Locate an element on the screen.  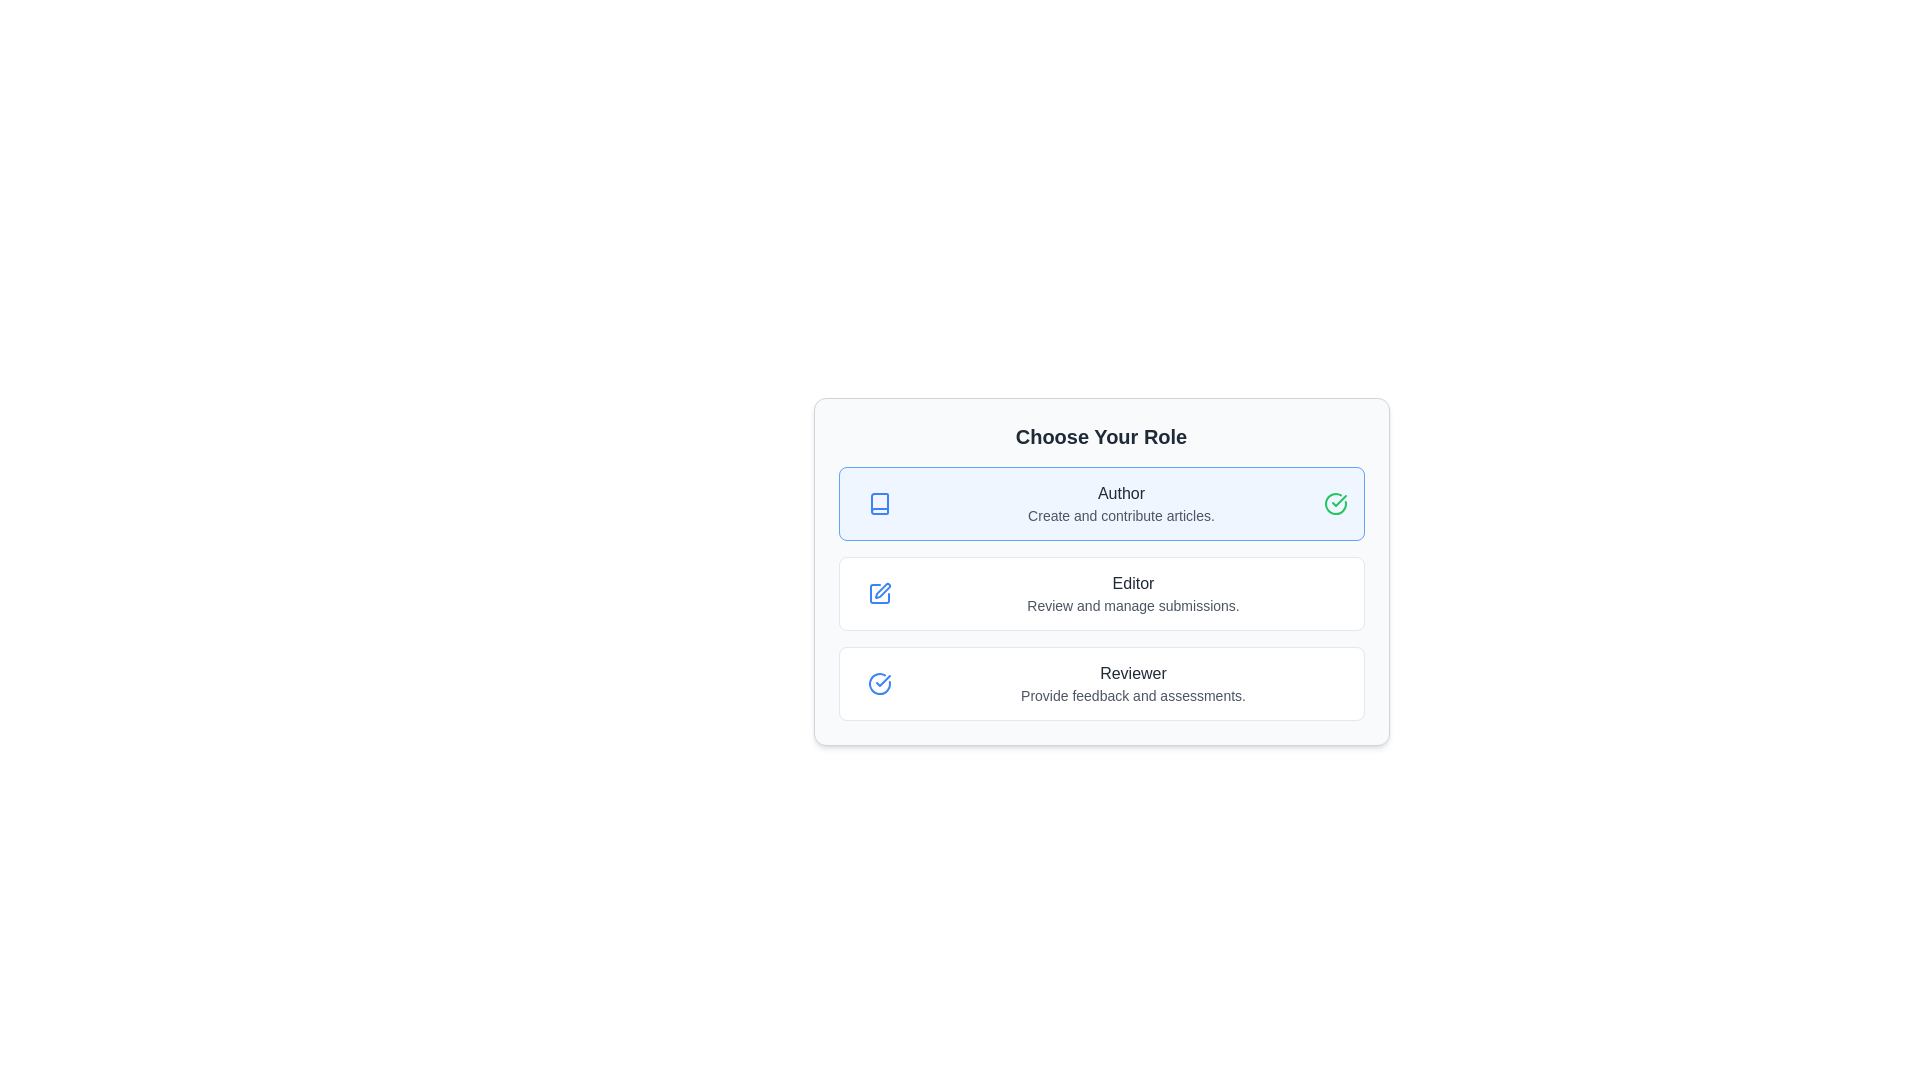
the small book-like icon with a blue outline design associated with the 'Author' option in the 'Choose Your Role' selection menu is located at coordinates (879, 503).